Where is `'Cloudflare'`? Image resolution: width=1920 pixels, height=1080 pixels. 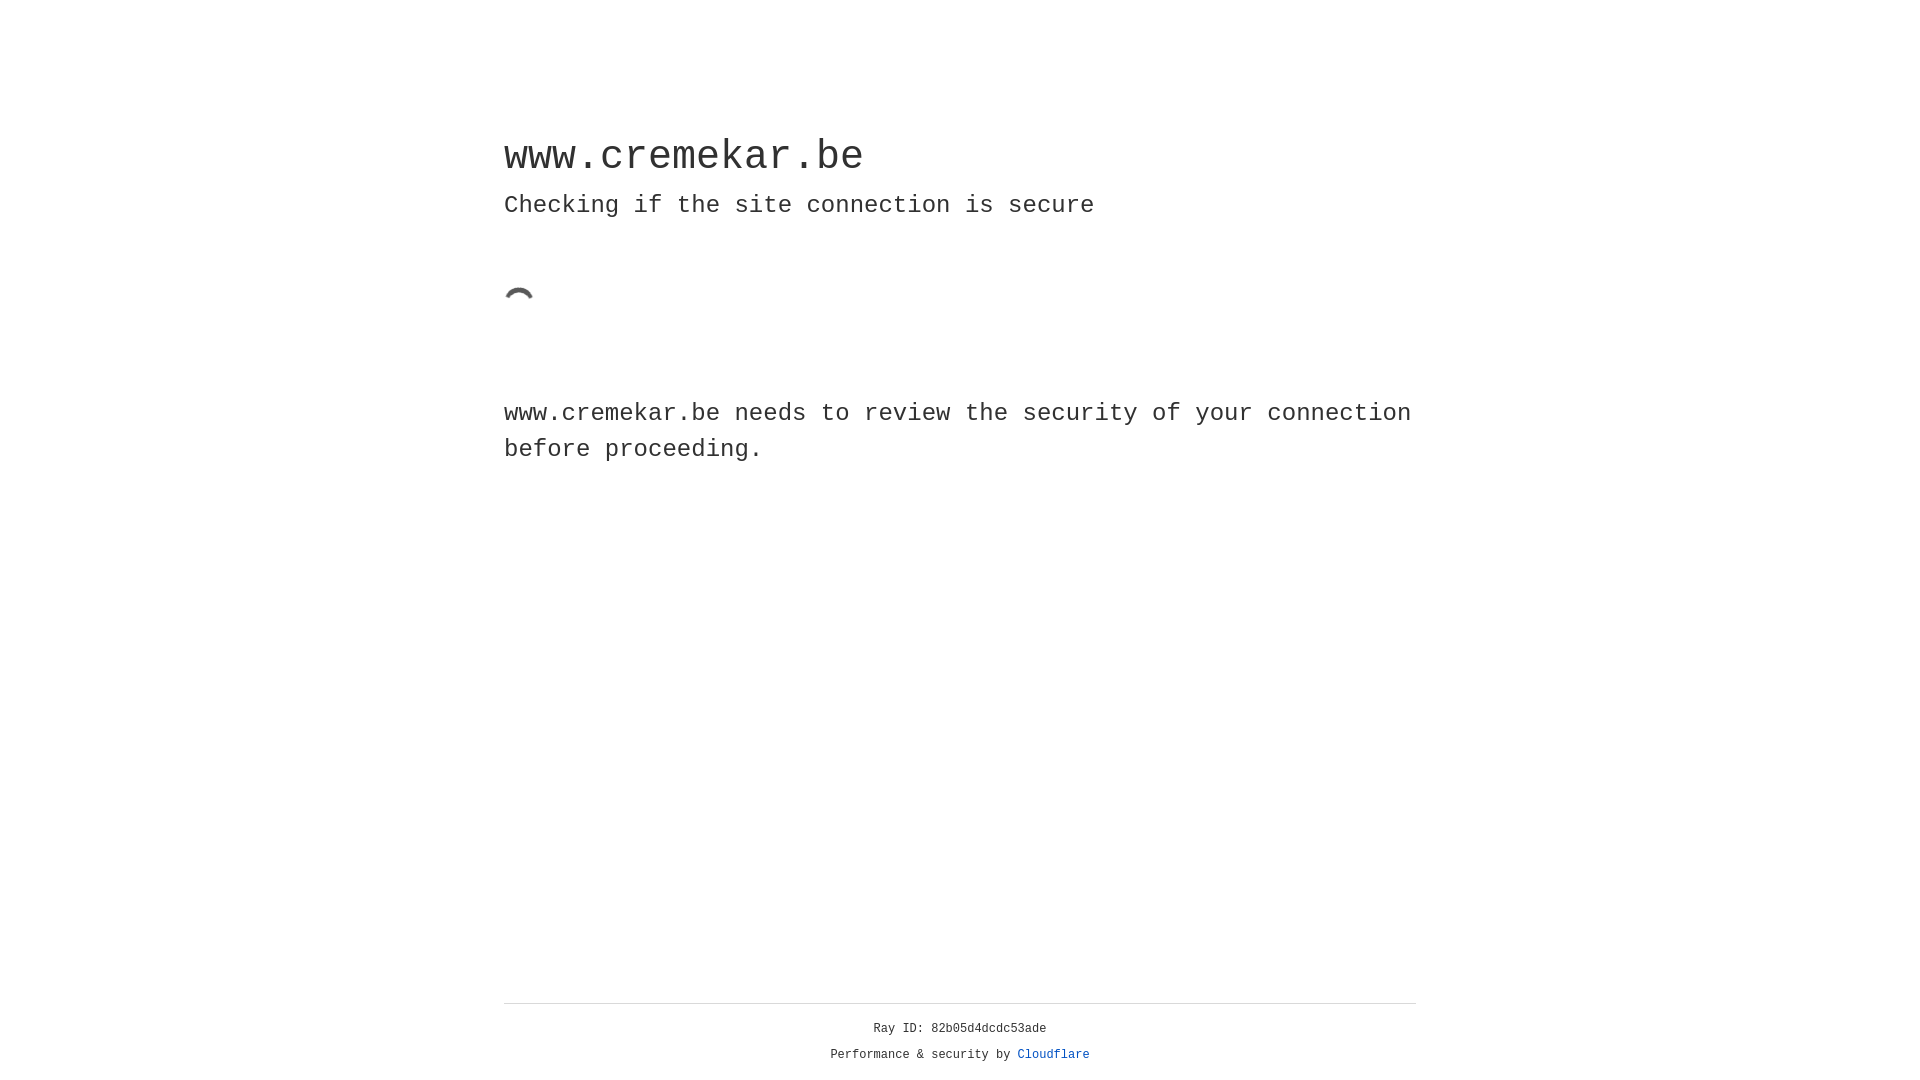 'Cloudflare' is located at coordinates (1017, 1054).